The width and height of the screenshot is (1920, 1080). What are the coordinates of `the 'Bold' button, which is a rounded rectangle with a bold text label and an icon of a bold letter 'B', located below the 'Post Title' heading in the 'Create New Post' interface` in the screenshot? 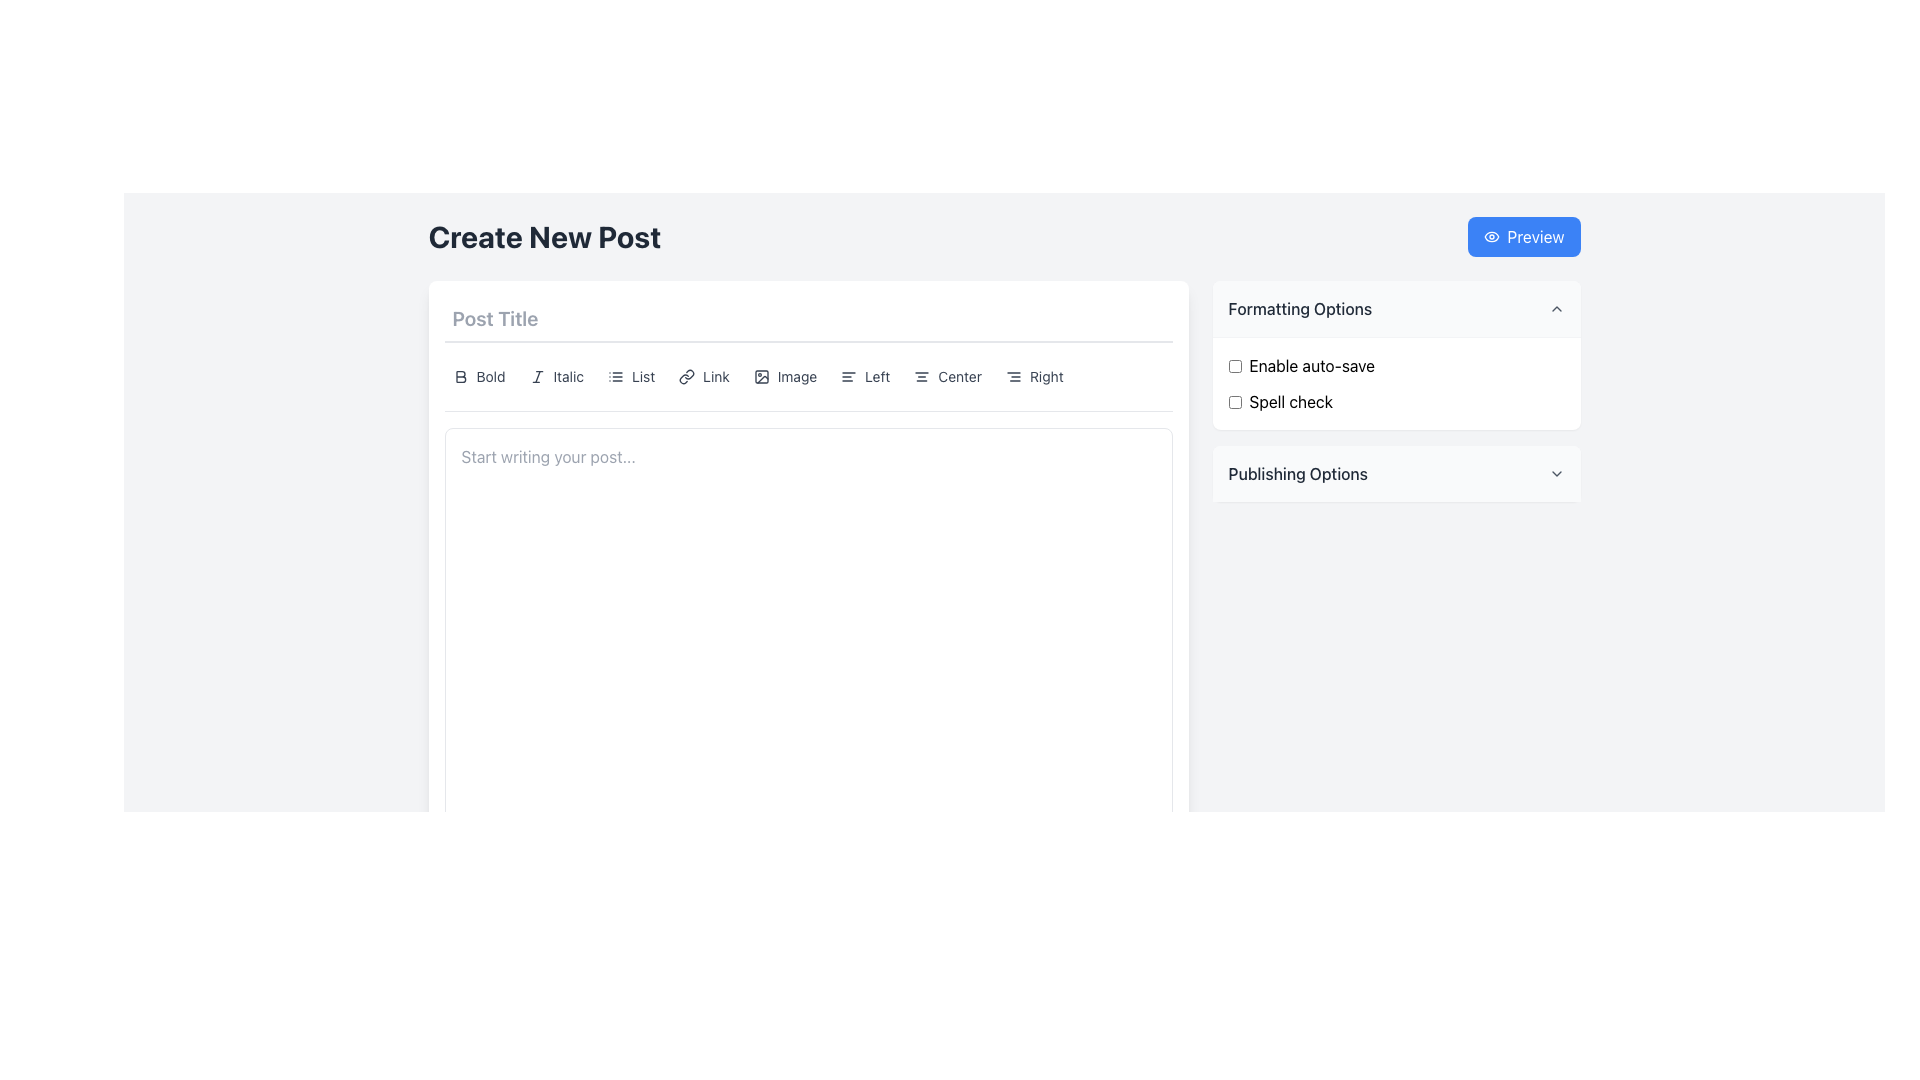 It's located at (478, 377).